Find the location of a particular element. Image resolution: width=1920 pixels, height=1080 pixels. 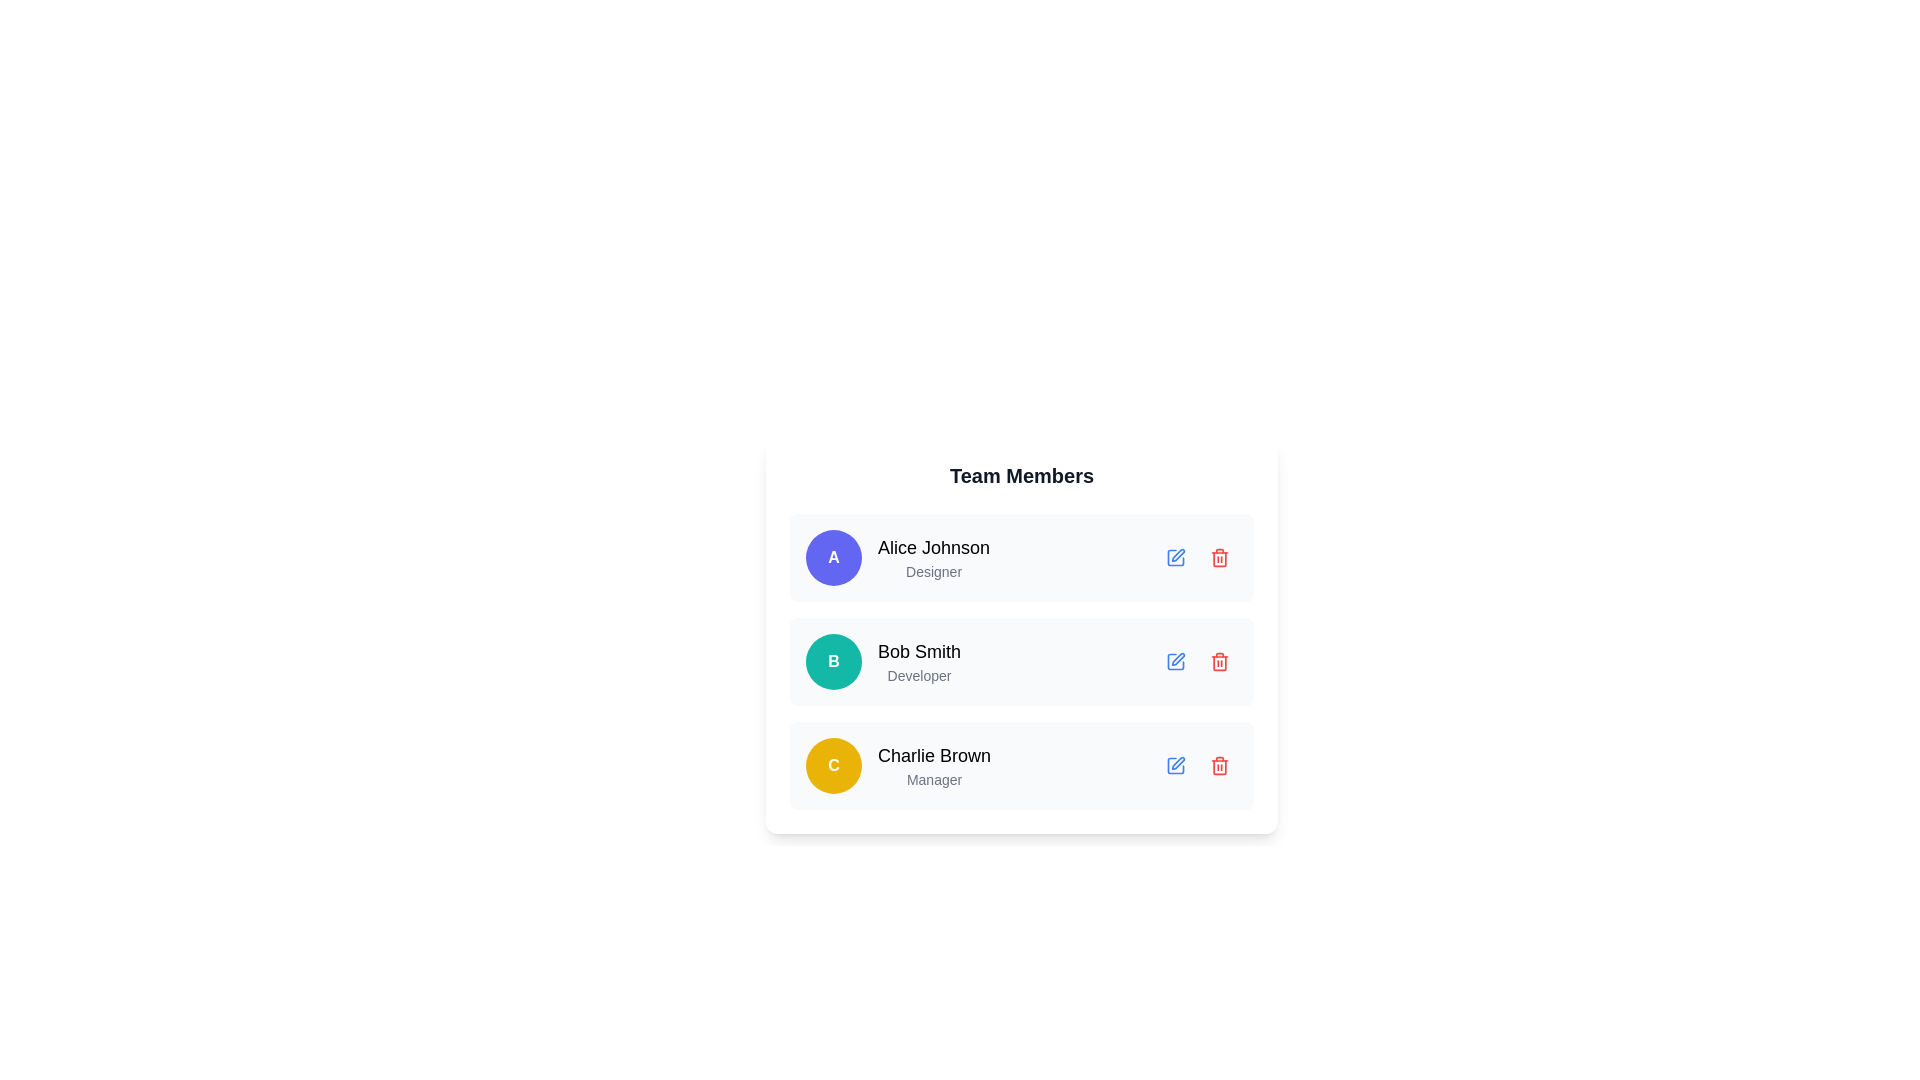

the trash can icon button, which is styled in red and represents a delete action, located to the right of the 'Bob Smith' entry in the team members list is located at coordinates (1218, 662).